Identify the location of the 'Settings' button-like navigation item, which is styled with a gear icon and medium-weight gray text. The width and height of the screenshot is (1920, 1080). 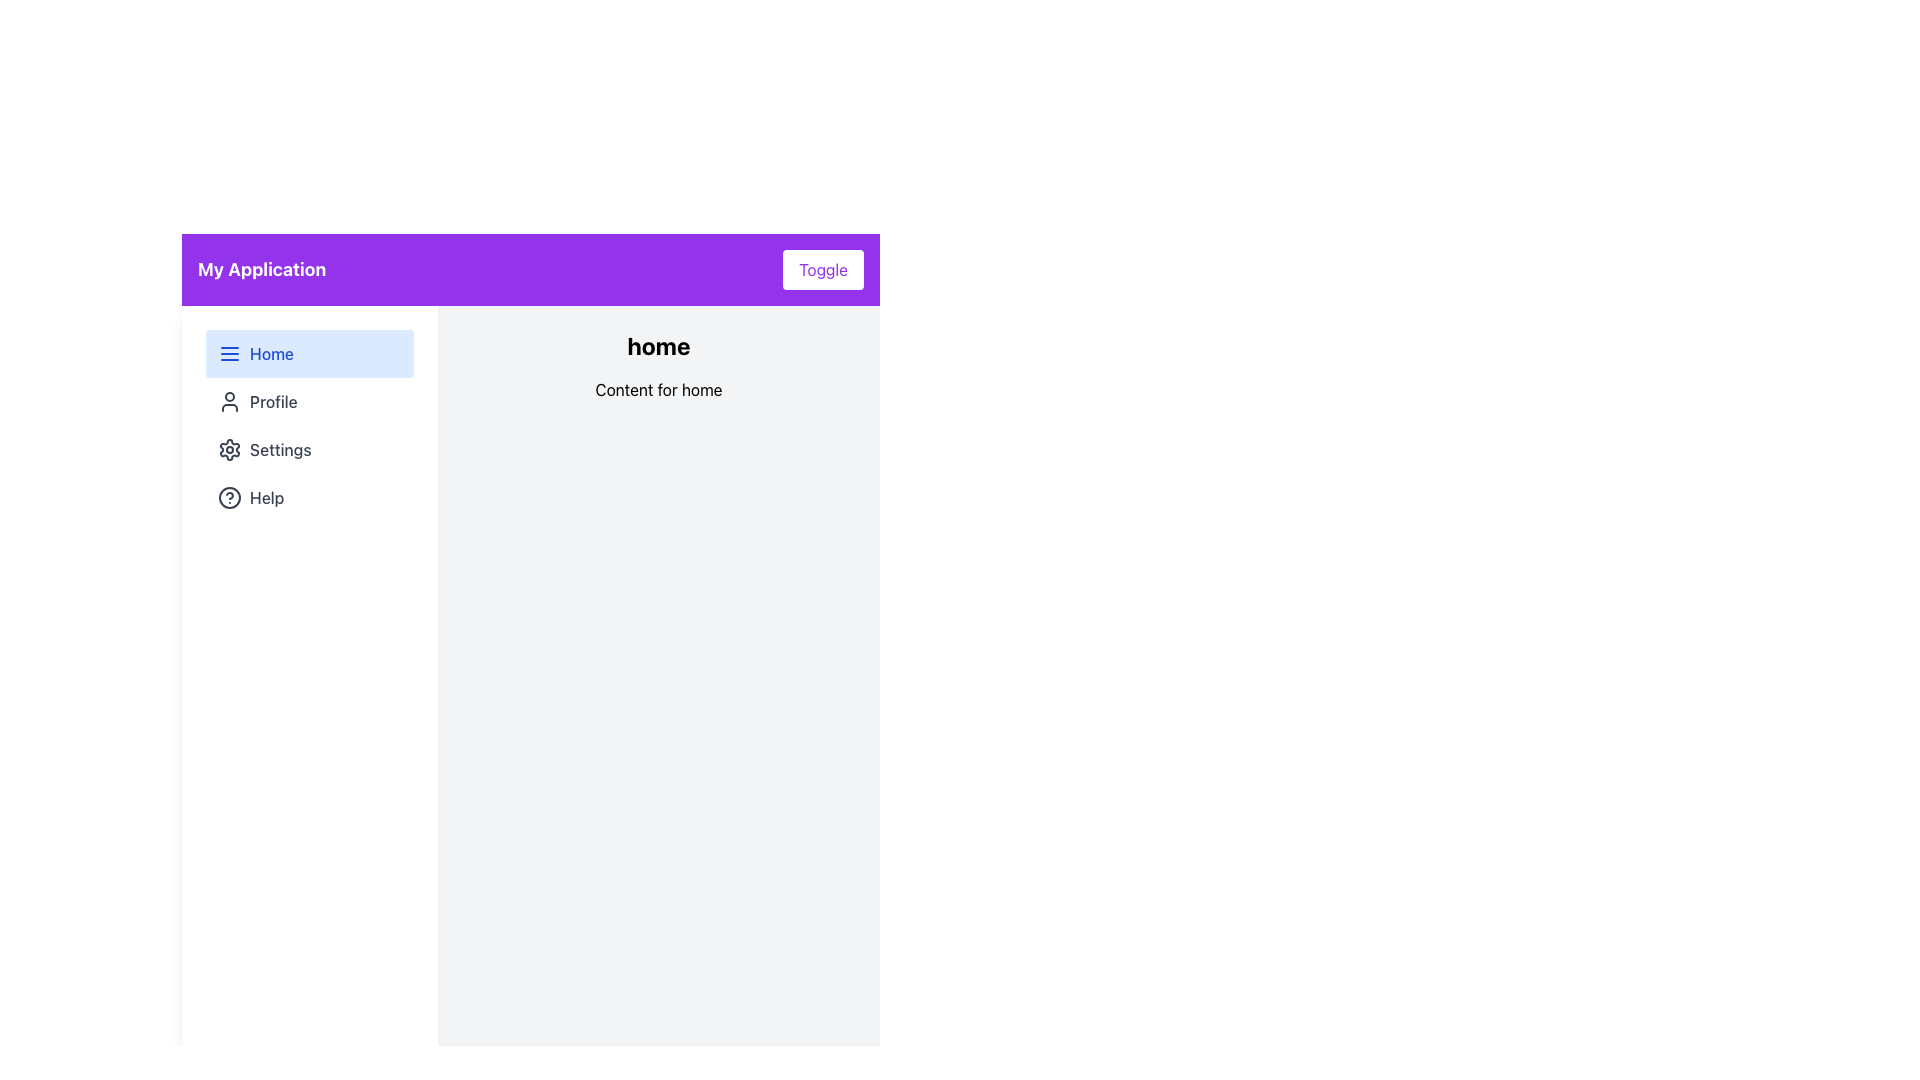
(309, 450).